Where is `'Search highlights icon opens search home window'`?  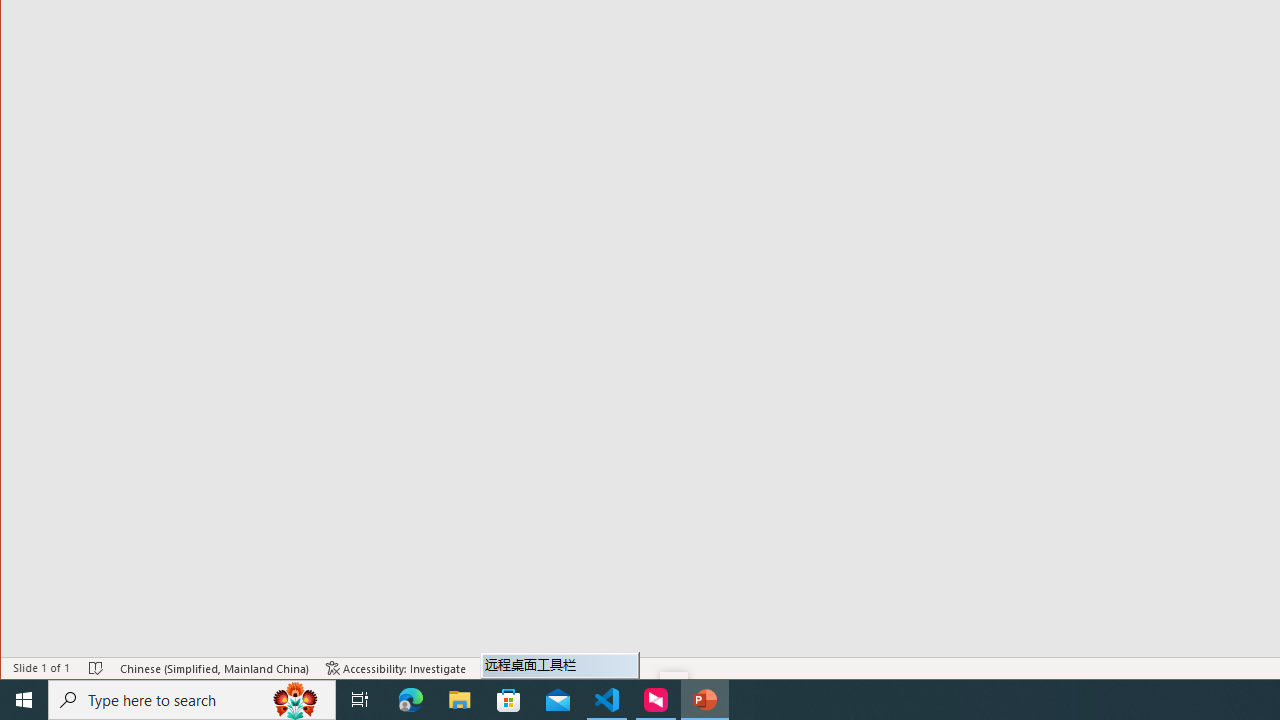
'Search highlights icon opens search home window' is located at coordinates (294, 698).